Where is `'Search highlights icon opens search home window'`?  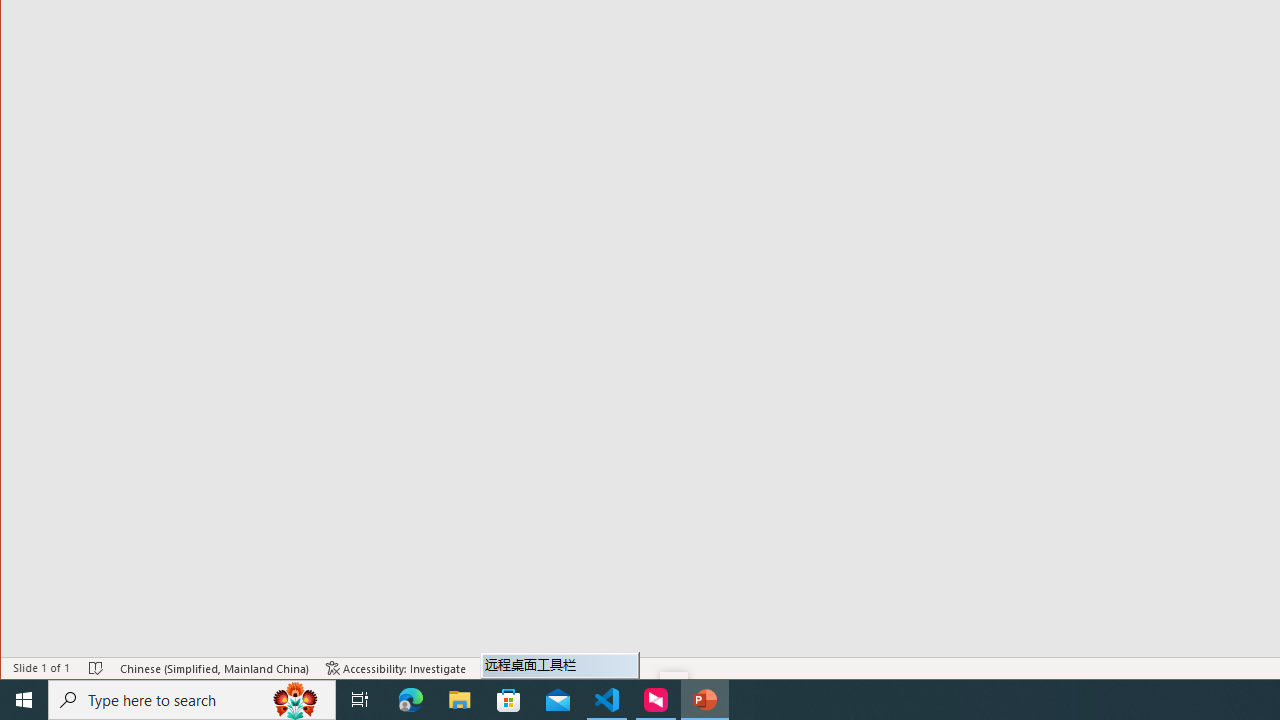
'Search highlights icon opens search home window' is located at coordinates (294, 698).